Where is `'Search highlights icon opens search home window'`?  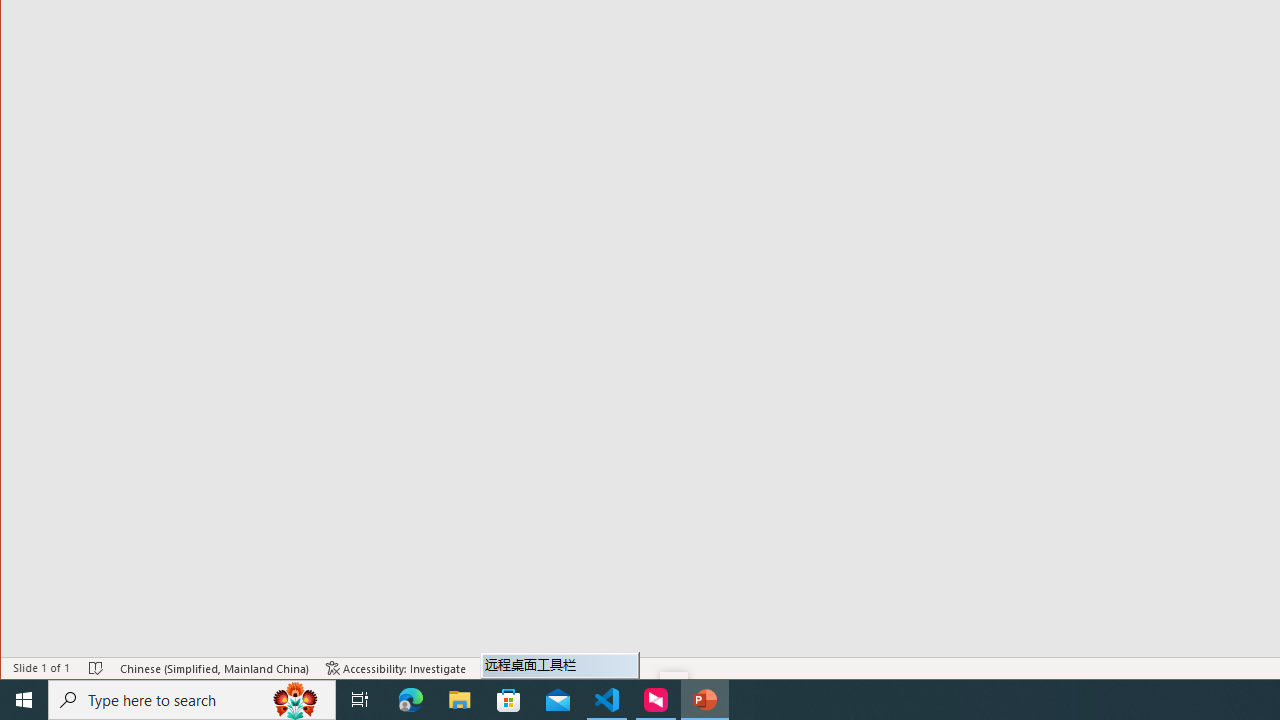
'Search highlights icon opens search home window' is located at coordinates (294, 698).